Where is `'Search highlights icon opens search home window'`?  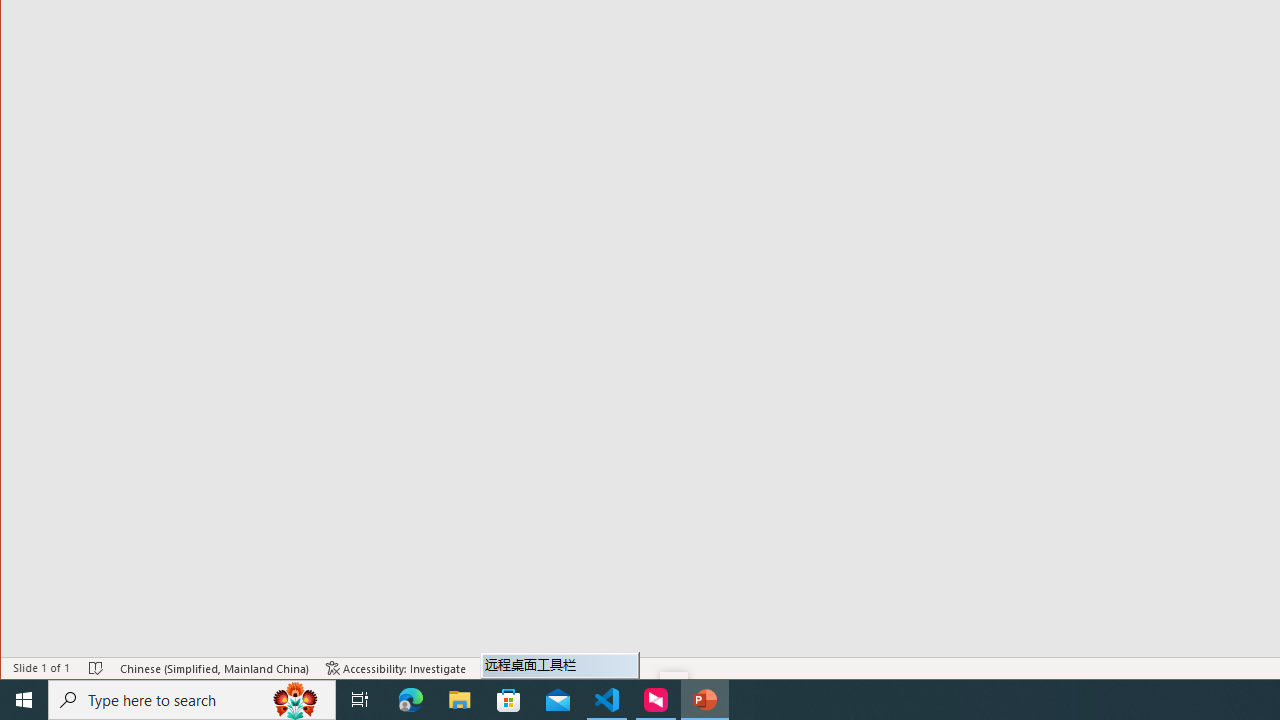
'Search highlights icon opens search home window' is located at coordinates (294, 698).